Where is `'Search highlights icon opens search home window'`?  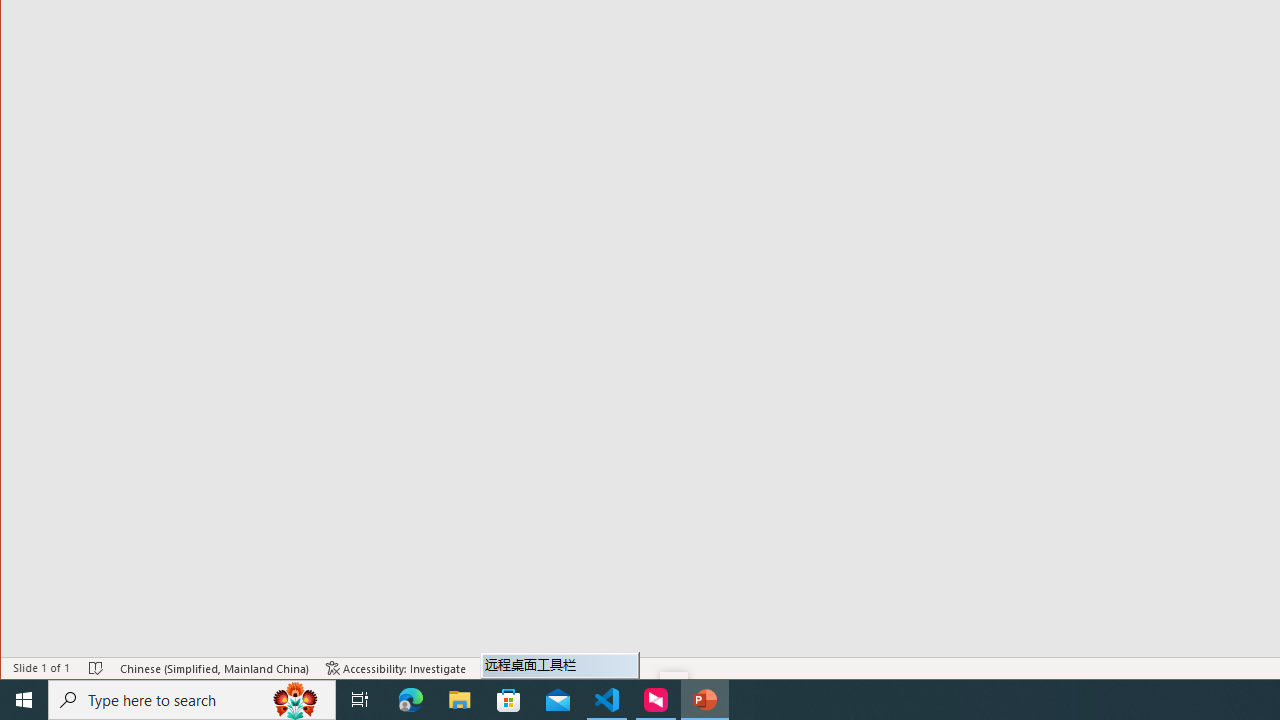
'Search highlights icon opens search home window' is located at coordinates (294, 698).